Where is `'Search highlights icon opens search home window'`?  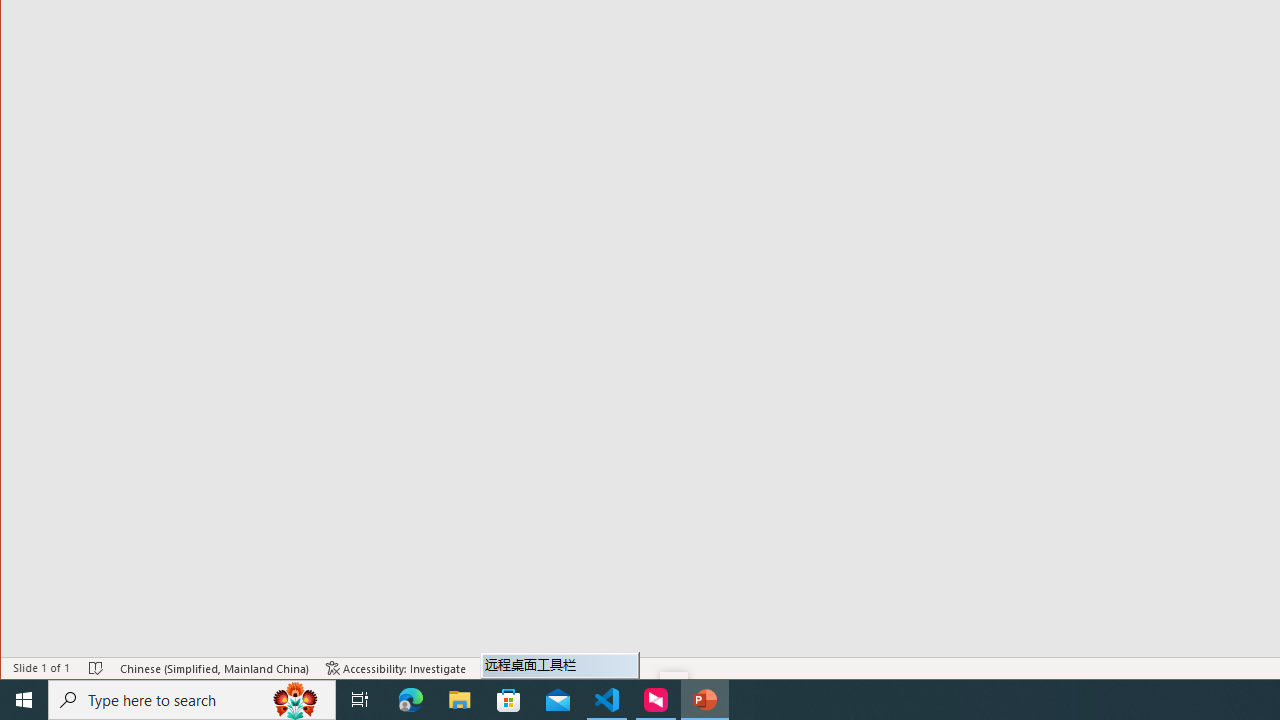
'Search highlights icon opens search home window' is located at coordinates (294, 698).